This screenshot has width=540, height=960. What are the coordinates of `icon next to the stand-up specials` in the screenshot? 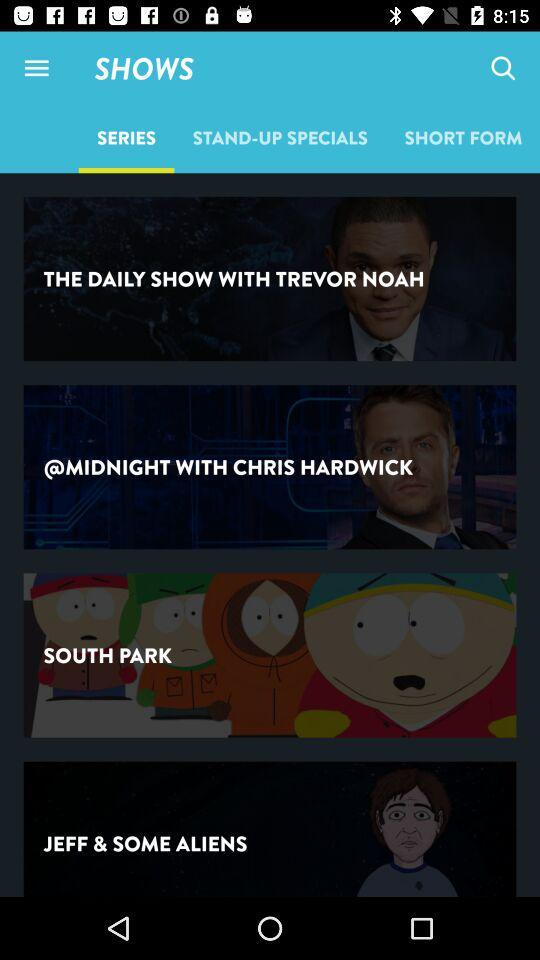 It's located at (502, 68).